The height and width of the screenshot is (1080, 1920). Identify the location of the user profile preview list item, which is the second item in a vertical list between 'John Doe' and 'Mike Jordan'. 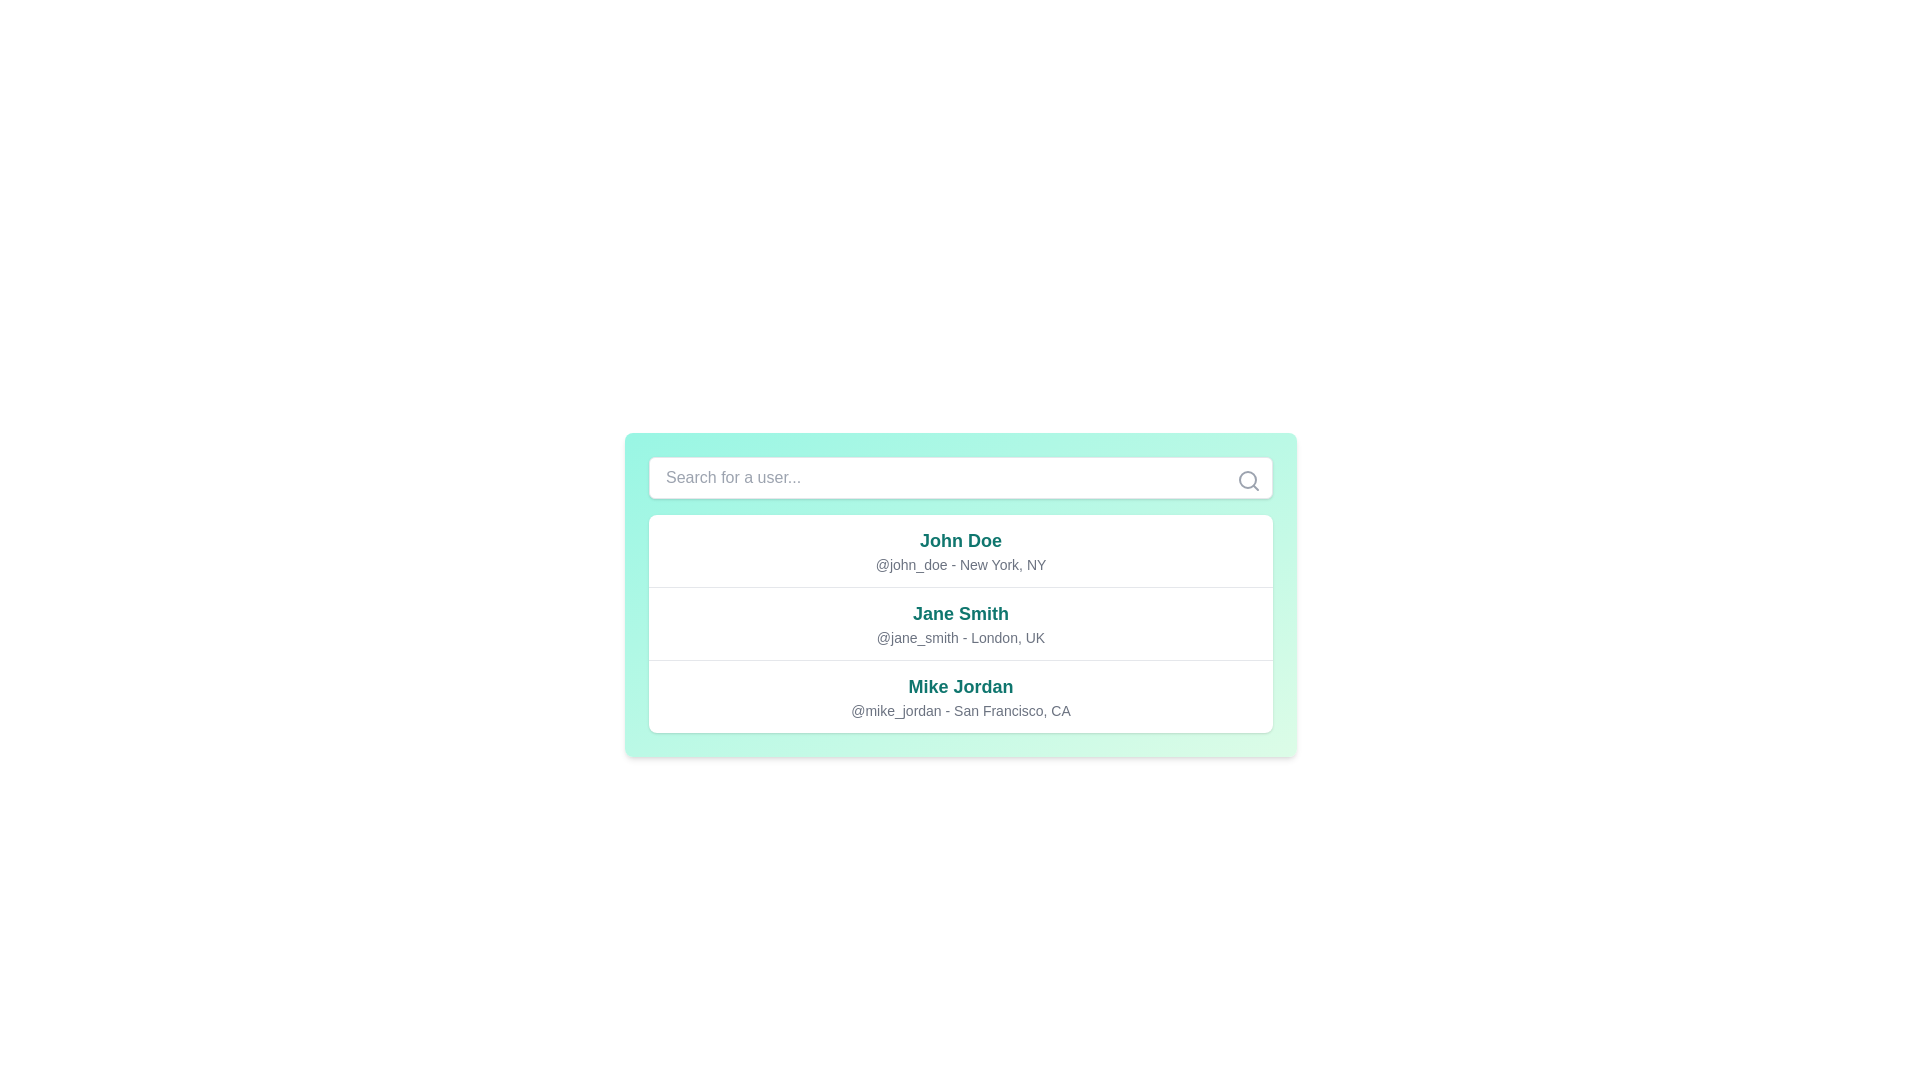
(960, 622).